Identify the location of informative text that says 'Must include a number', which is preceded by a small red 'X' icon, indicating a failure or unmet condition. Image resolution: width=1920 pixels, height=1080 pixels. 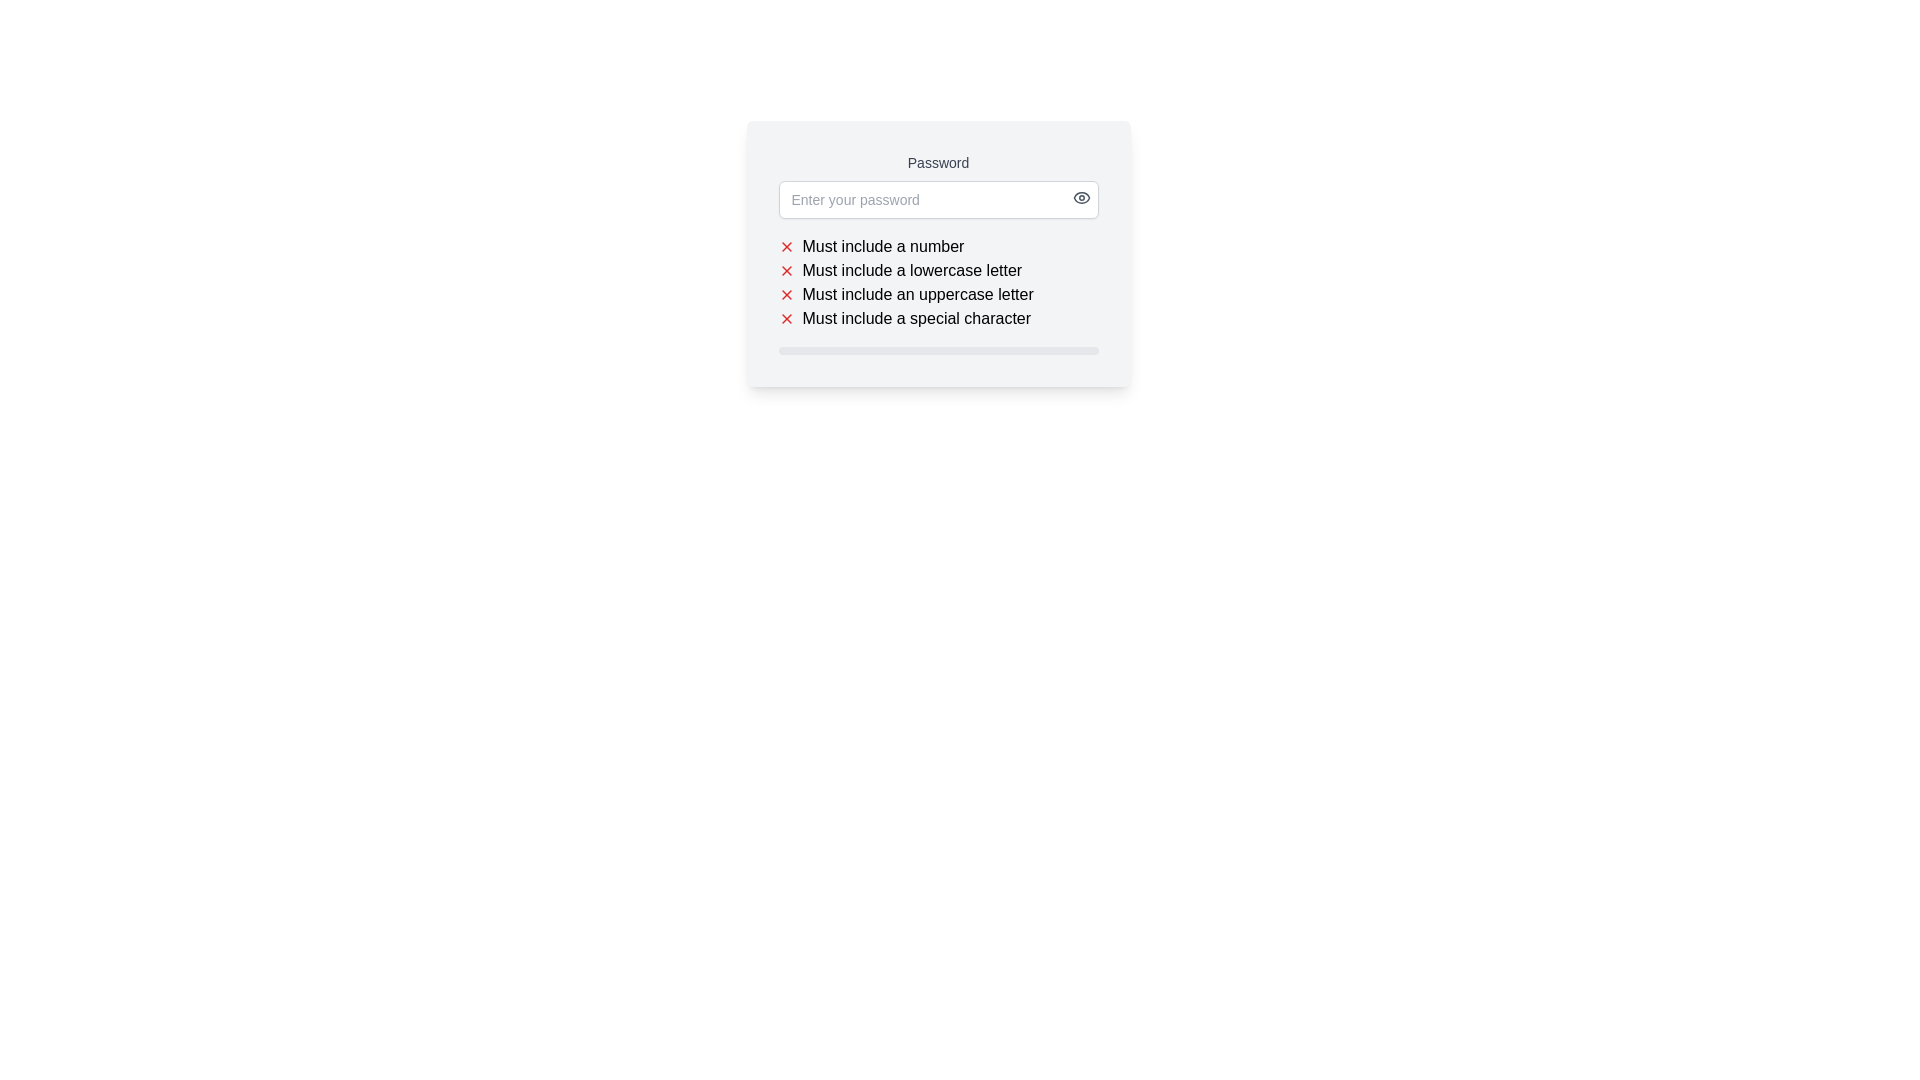
(937, 245).